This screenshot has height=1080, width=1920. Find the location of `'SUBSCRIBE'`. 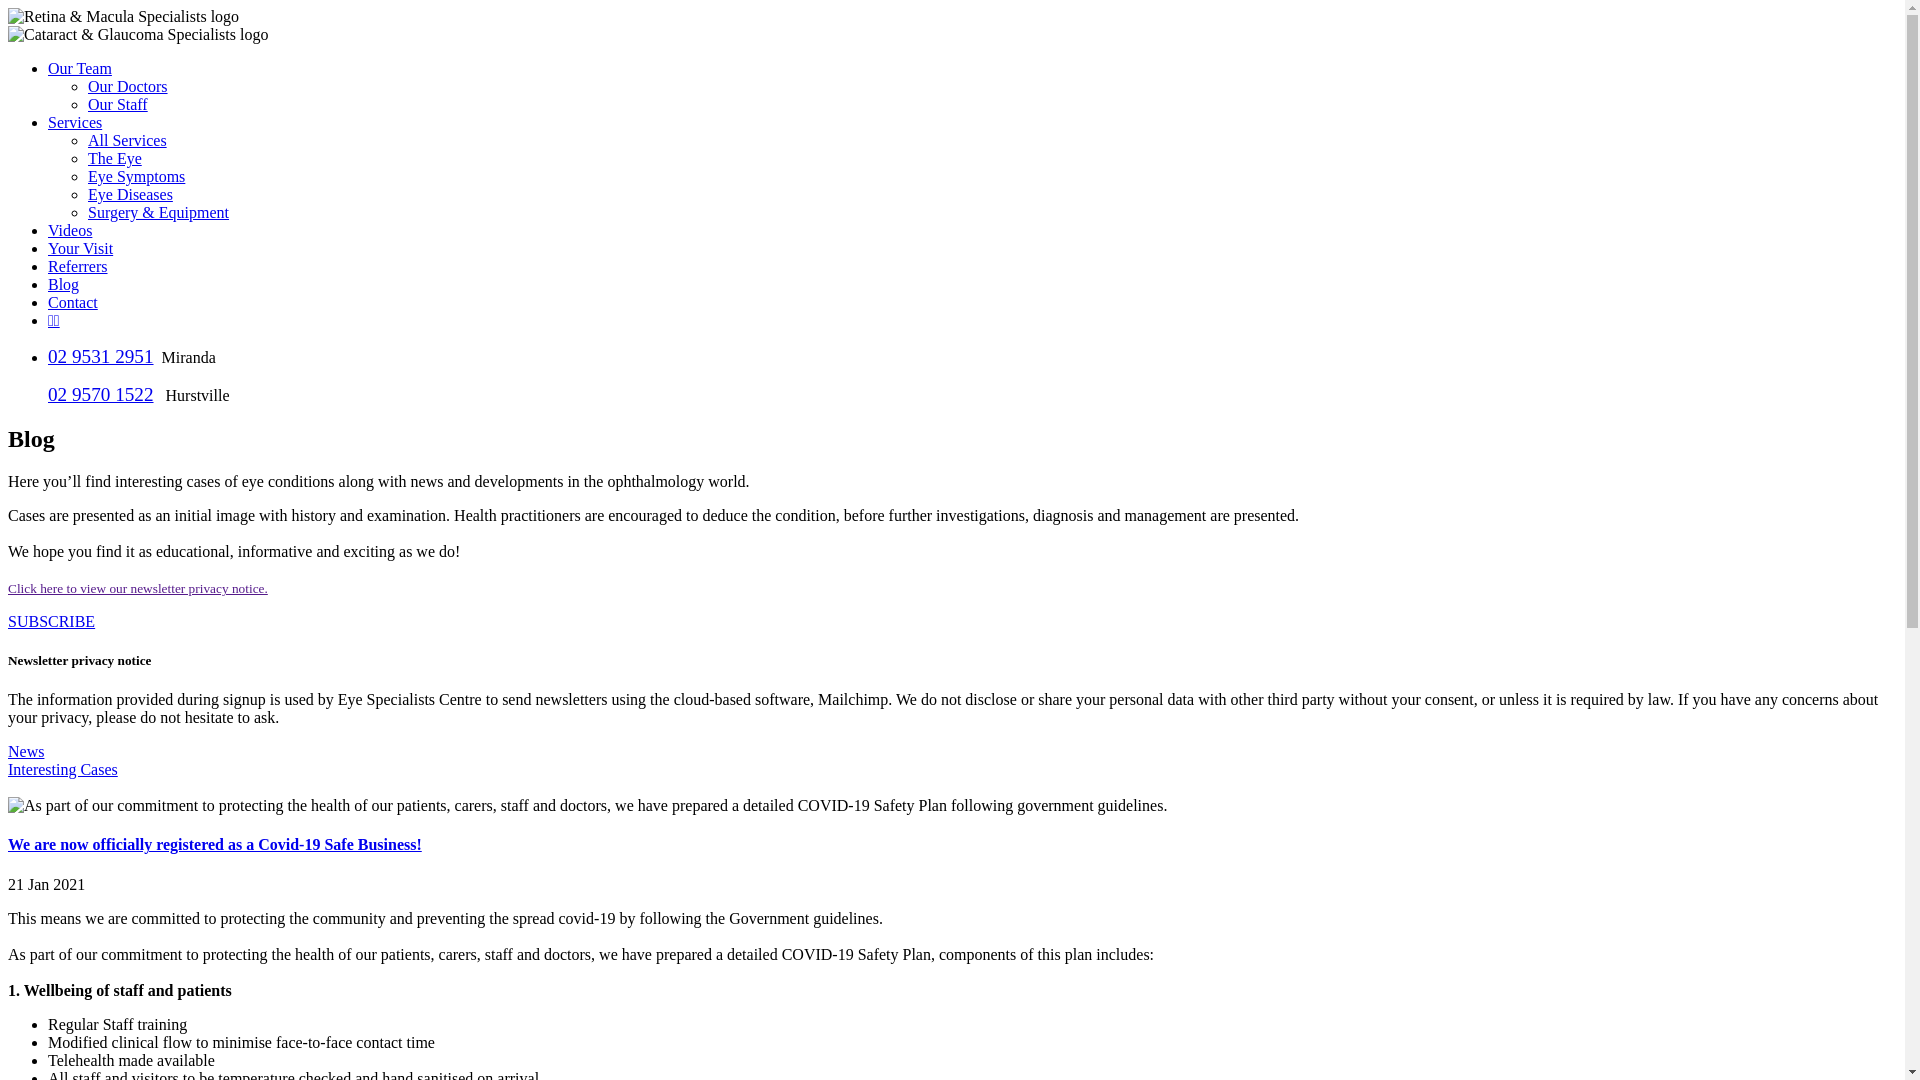

'SUBSCRIBE' is located at coordinates (51, 620).